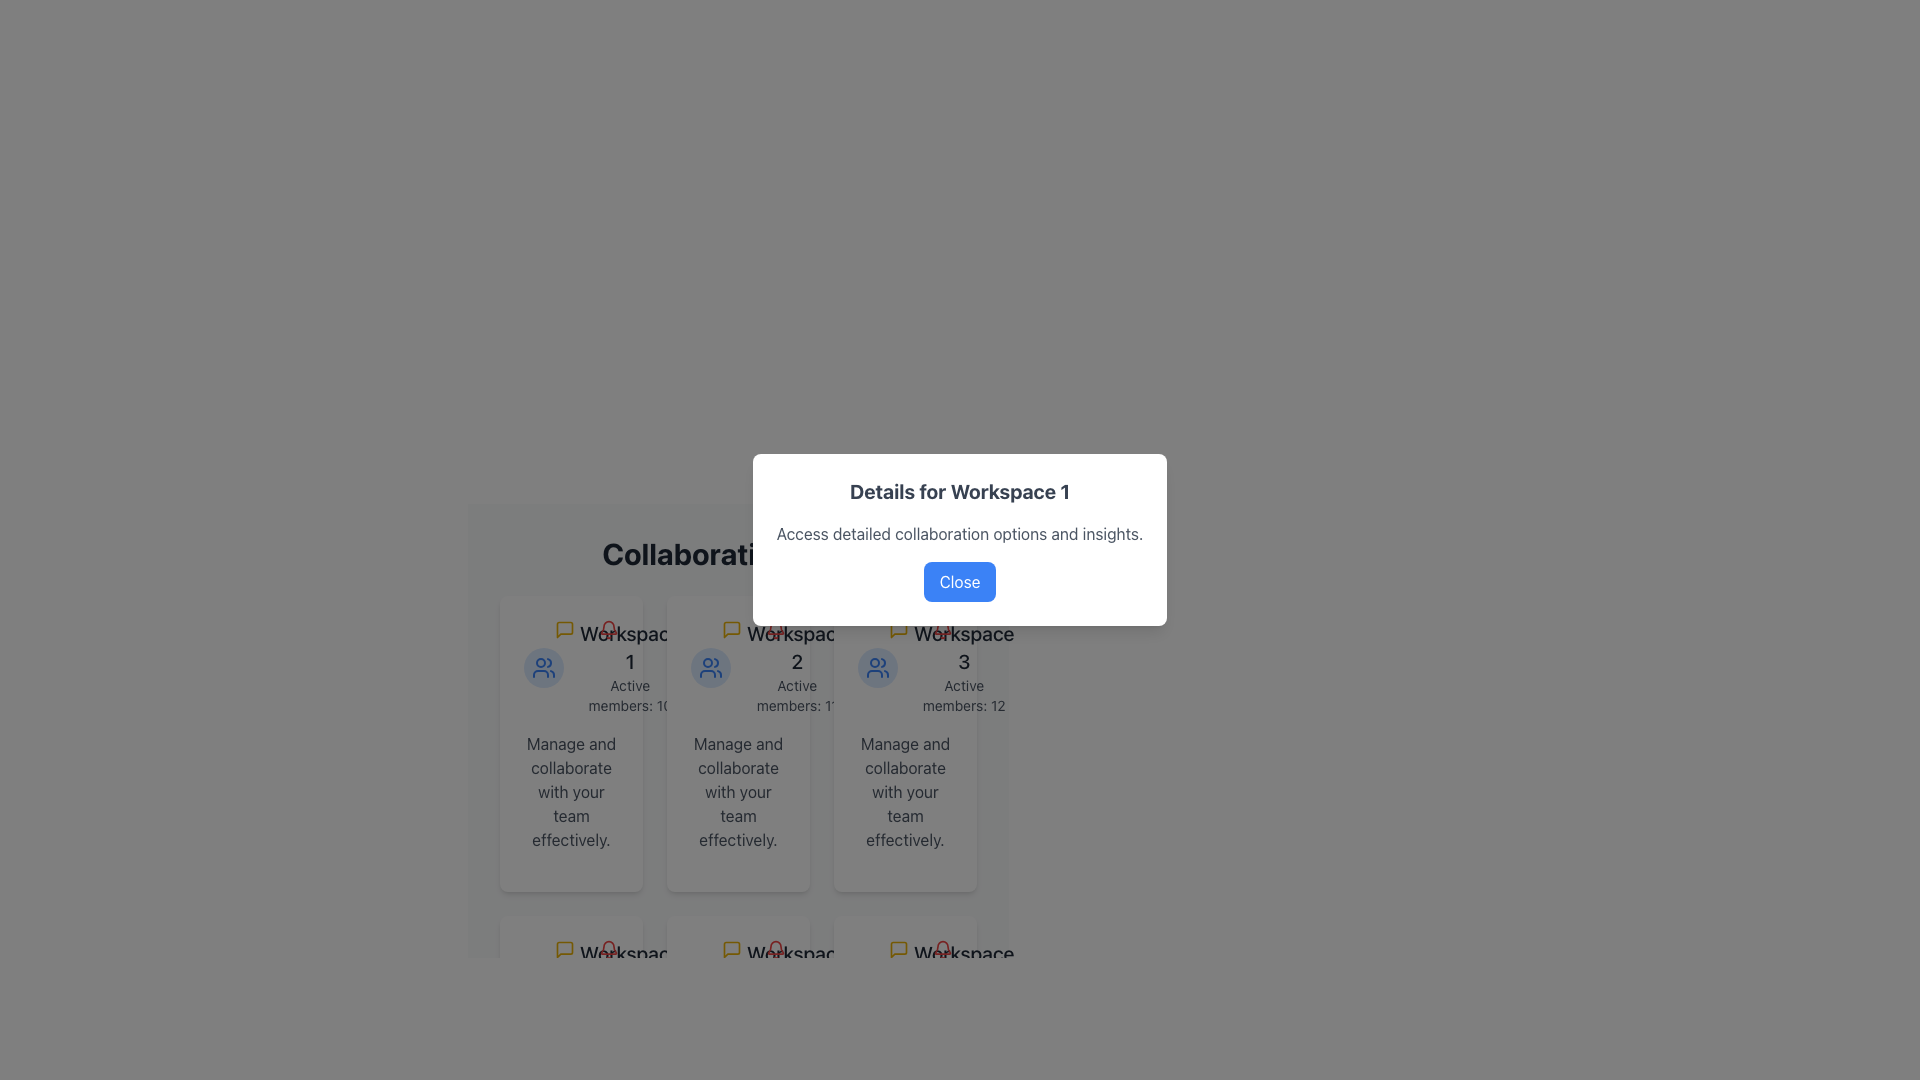 This screenshot has height=1080, width=1920. Describe the element at coordinates (564, 628) in the screenshot. I see `the messaging icon located in the top-left corner of the 'Workspace 1' tile, above the '1 Active members: 10' text and to the left of the descriptive text` at that location.